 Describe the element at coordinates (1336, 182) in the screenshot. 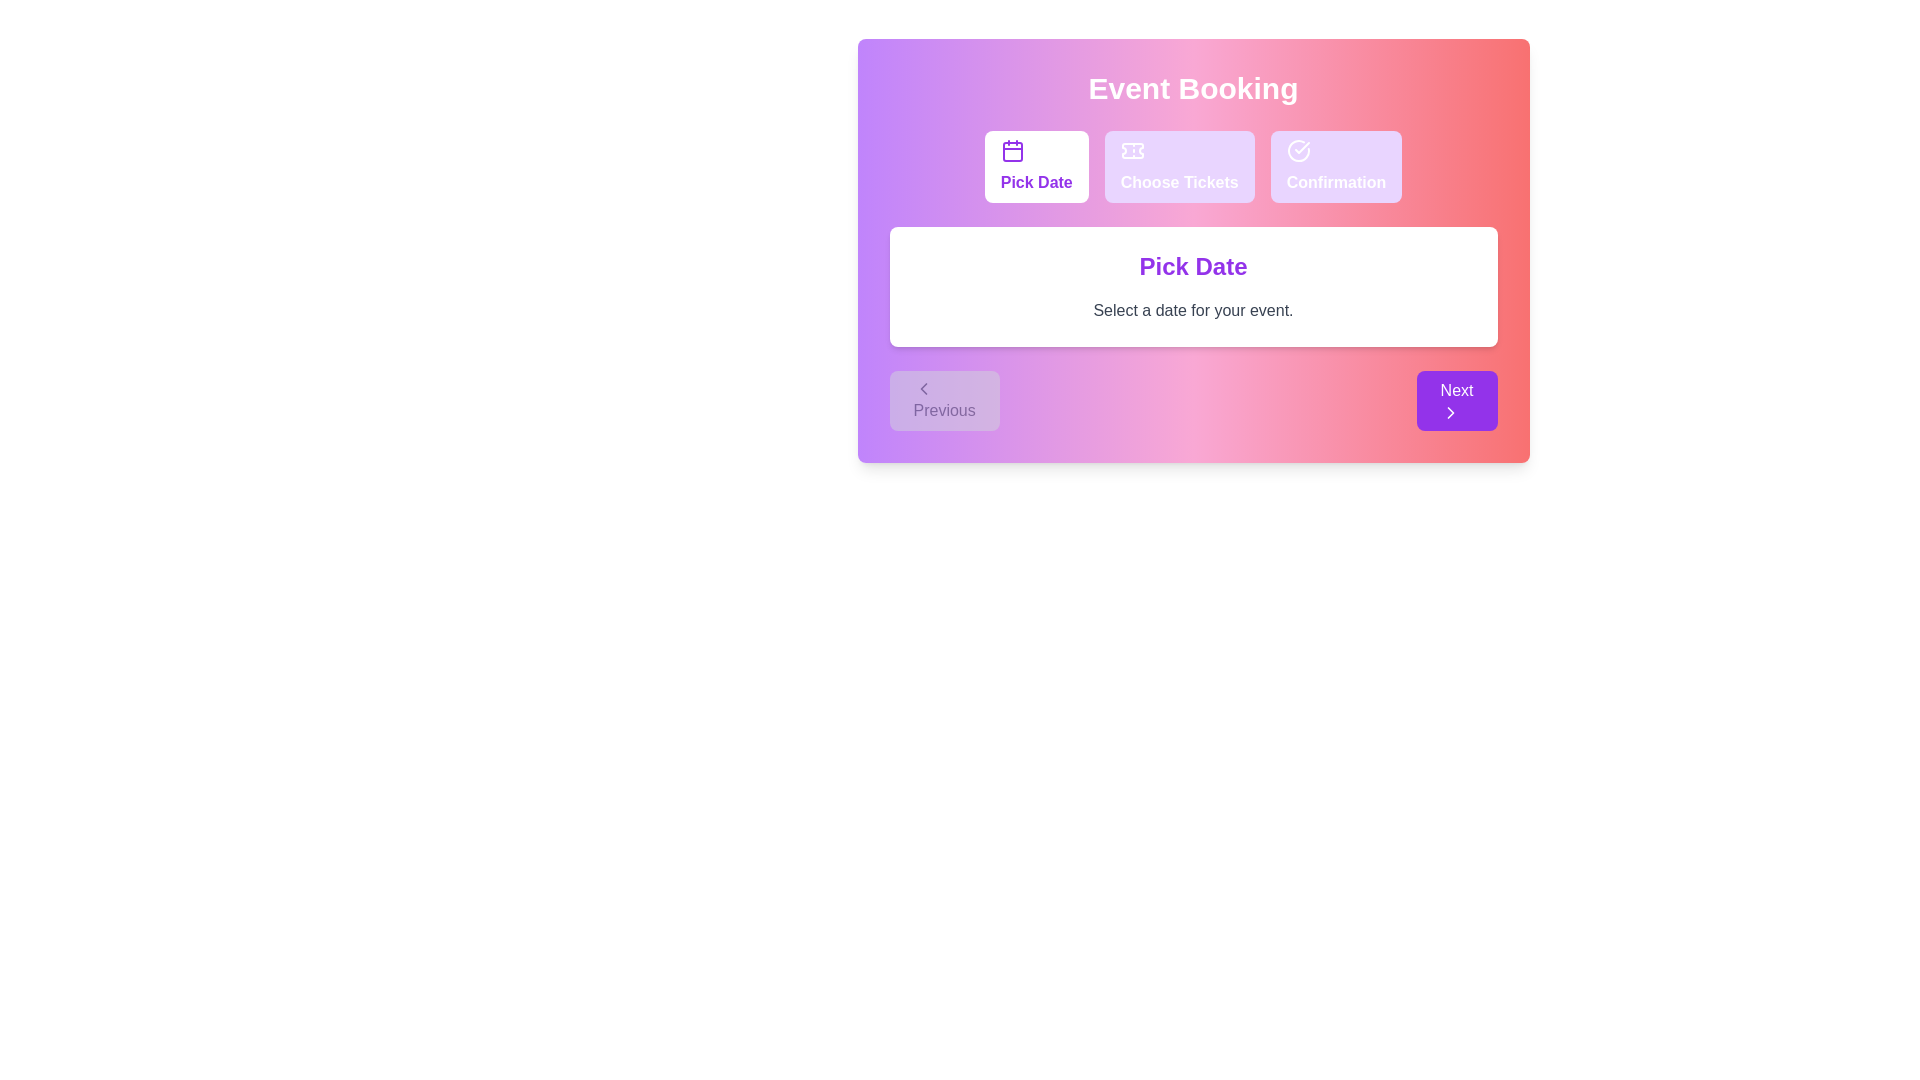

I see `the 'Confirmation' text label styled with a bold font on a light purple background, located within the top-right rectangular button` at that location.